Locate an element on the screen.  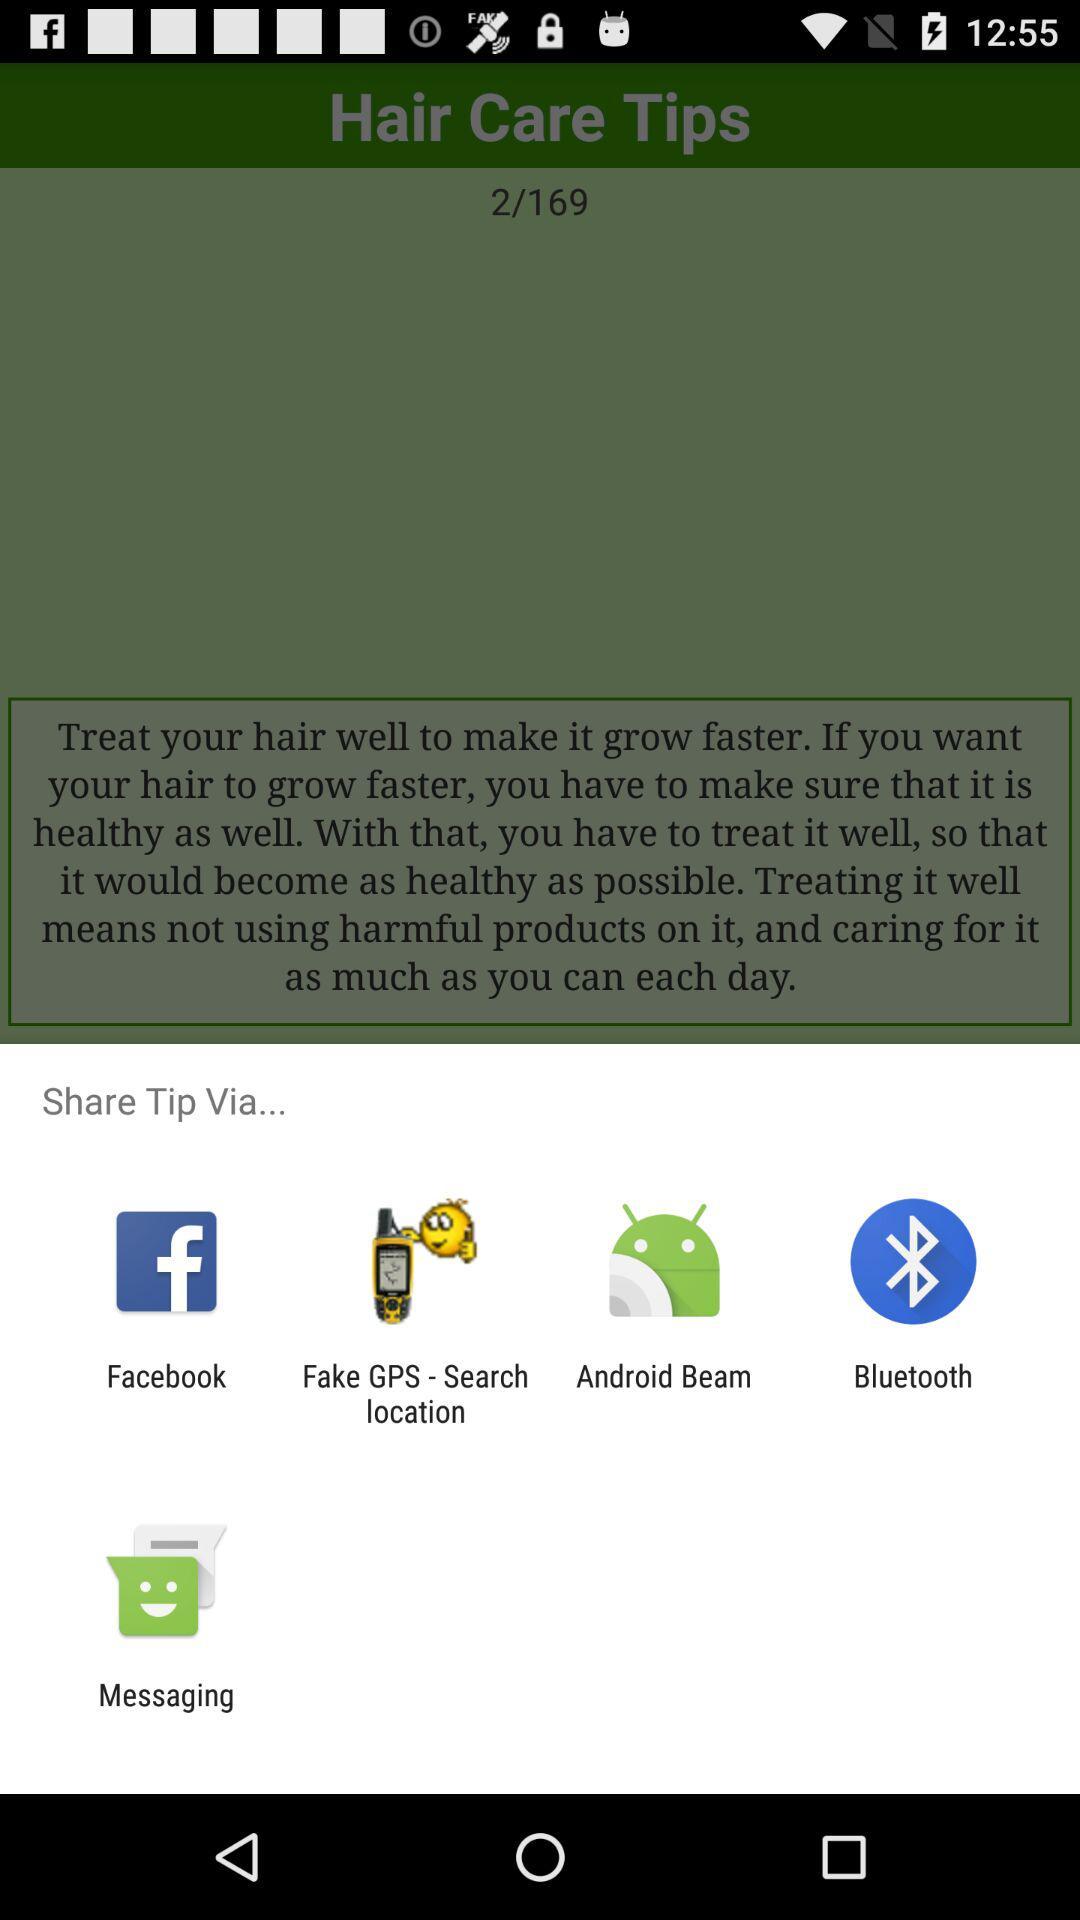
icon to the right of the fake gps search icon is located at coordinates (664, 1392).